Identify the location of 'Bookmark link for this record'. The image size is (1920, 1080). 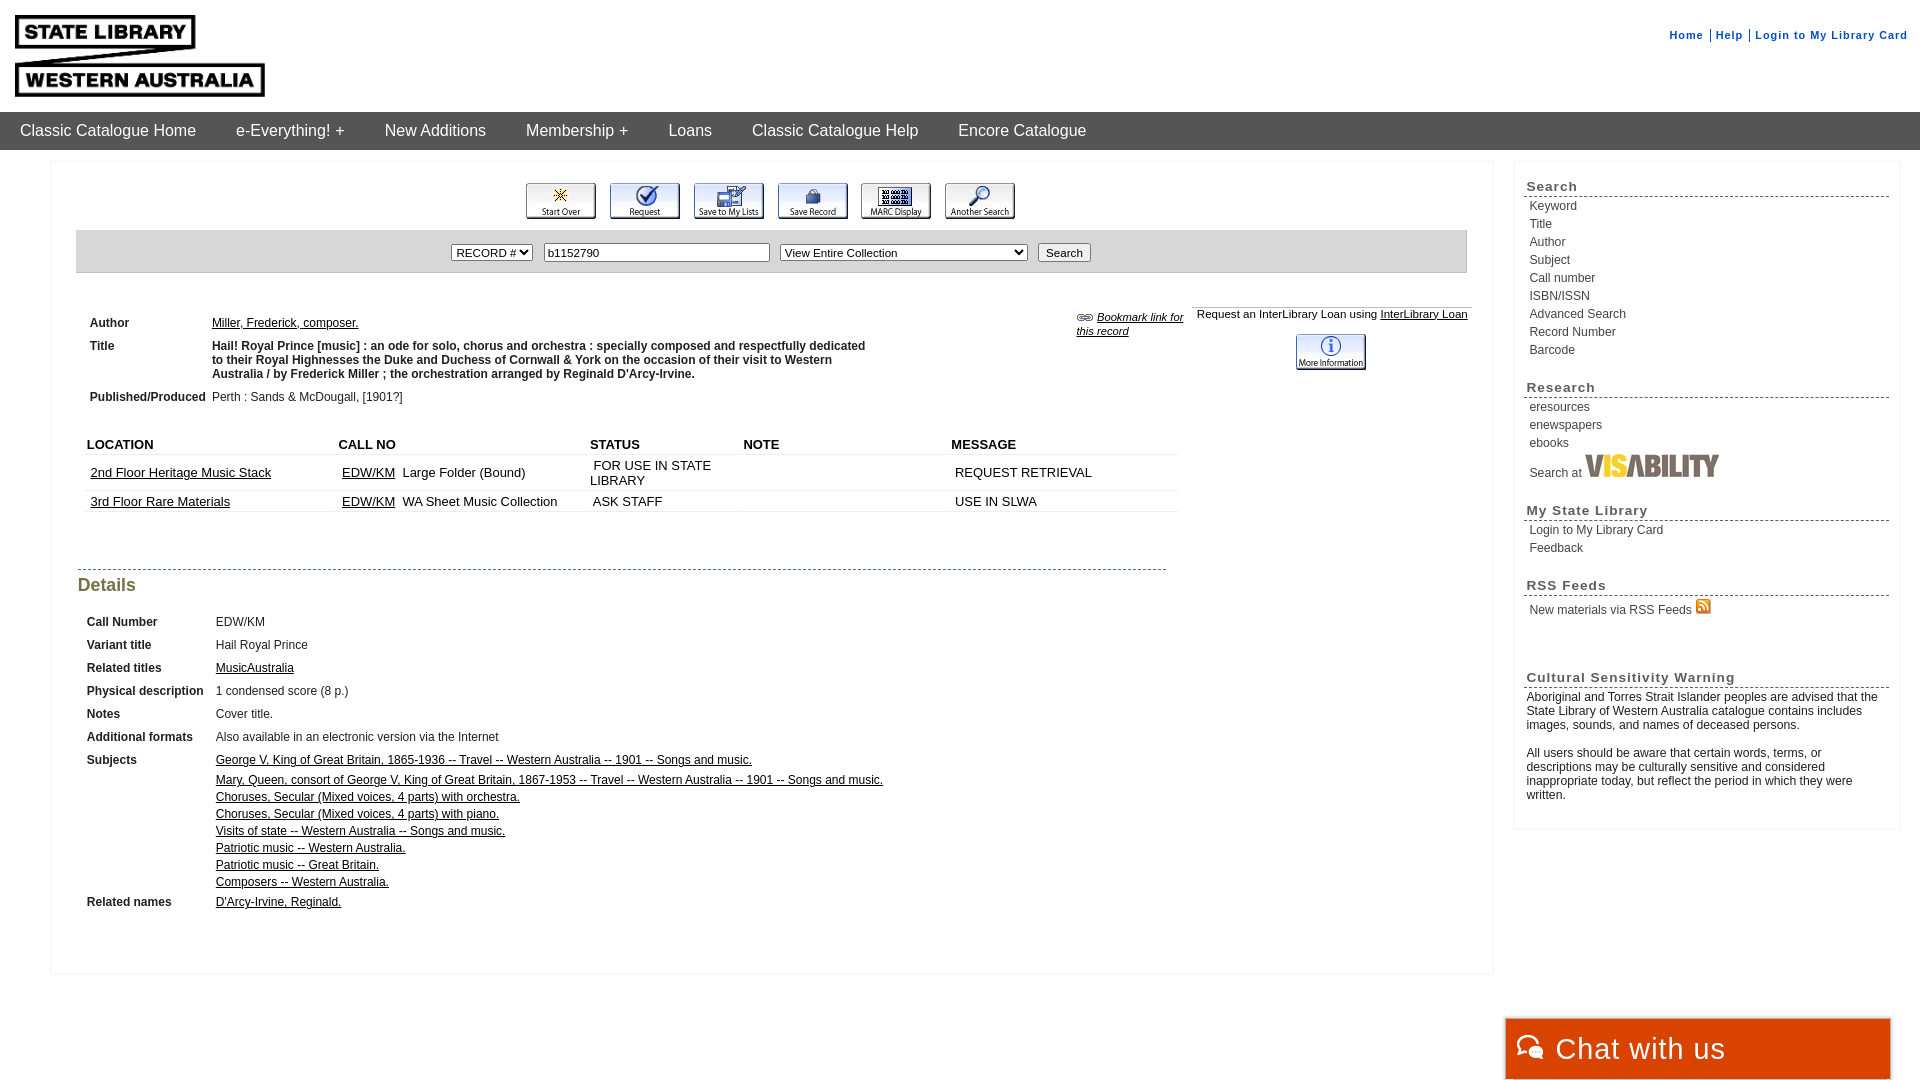
(1129, 323).